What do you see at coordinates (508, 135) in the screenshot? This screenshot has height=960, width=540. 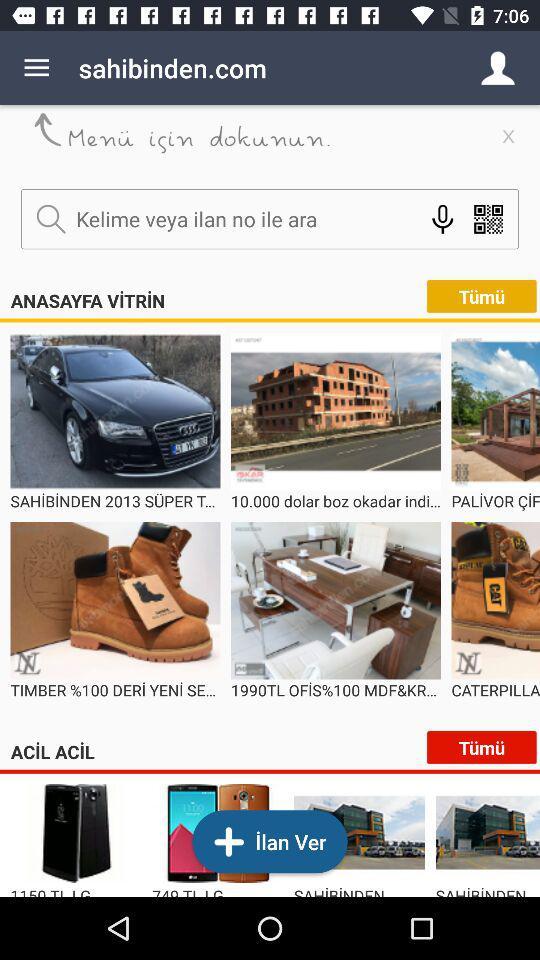 I see `the close icon` at bounding box center [508, 135].